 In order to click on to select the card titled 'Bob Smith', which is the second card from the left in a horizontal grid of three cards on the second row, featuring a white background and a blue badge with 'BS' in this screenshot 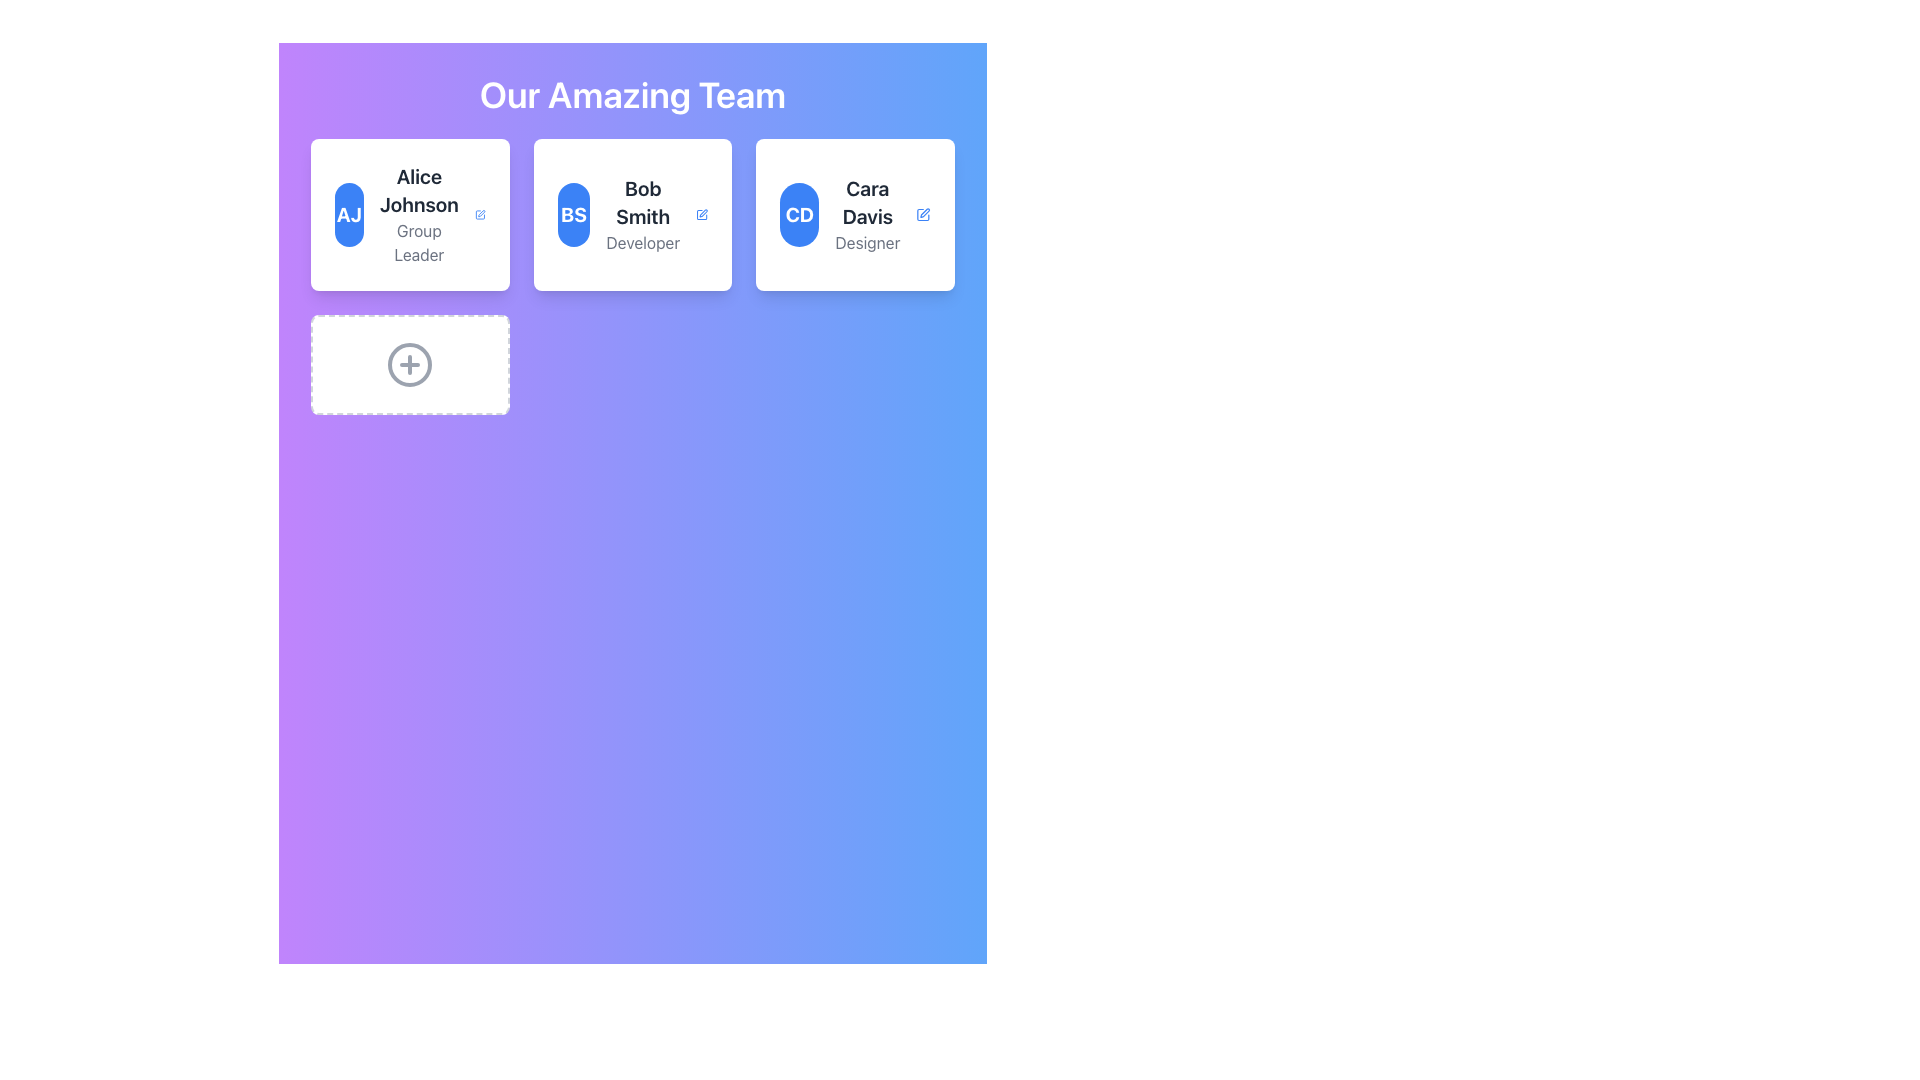, I will do `click(632, 215)`.